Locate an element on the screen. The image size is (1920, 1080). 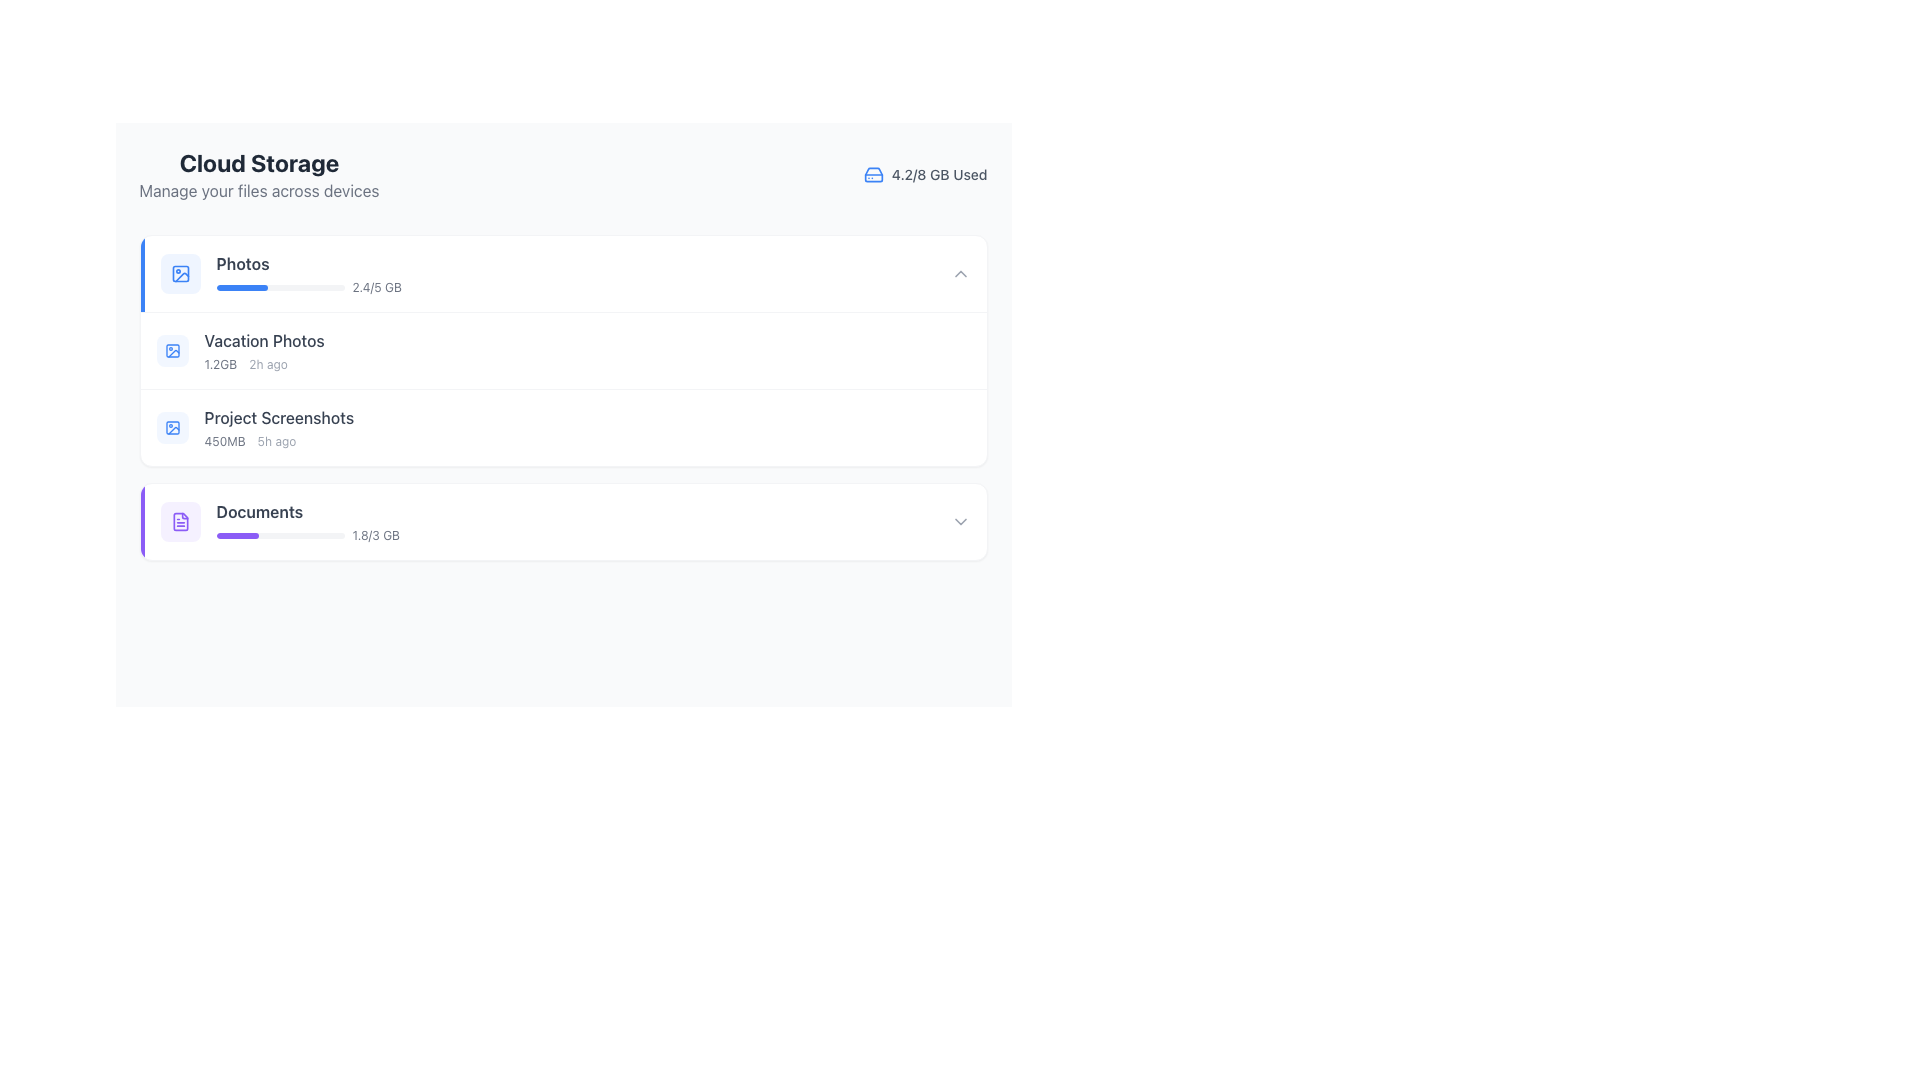
the ellipsis vertical icon button located in the bottom-right corner of the 'Documents' section to navigate options is located at coordinates (955, 597).